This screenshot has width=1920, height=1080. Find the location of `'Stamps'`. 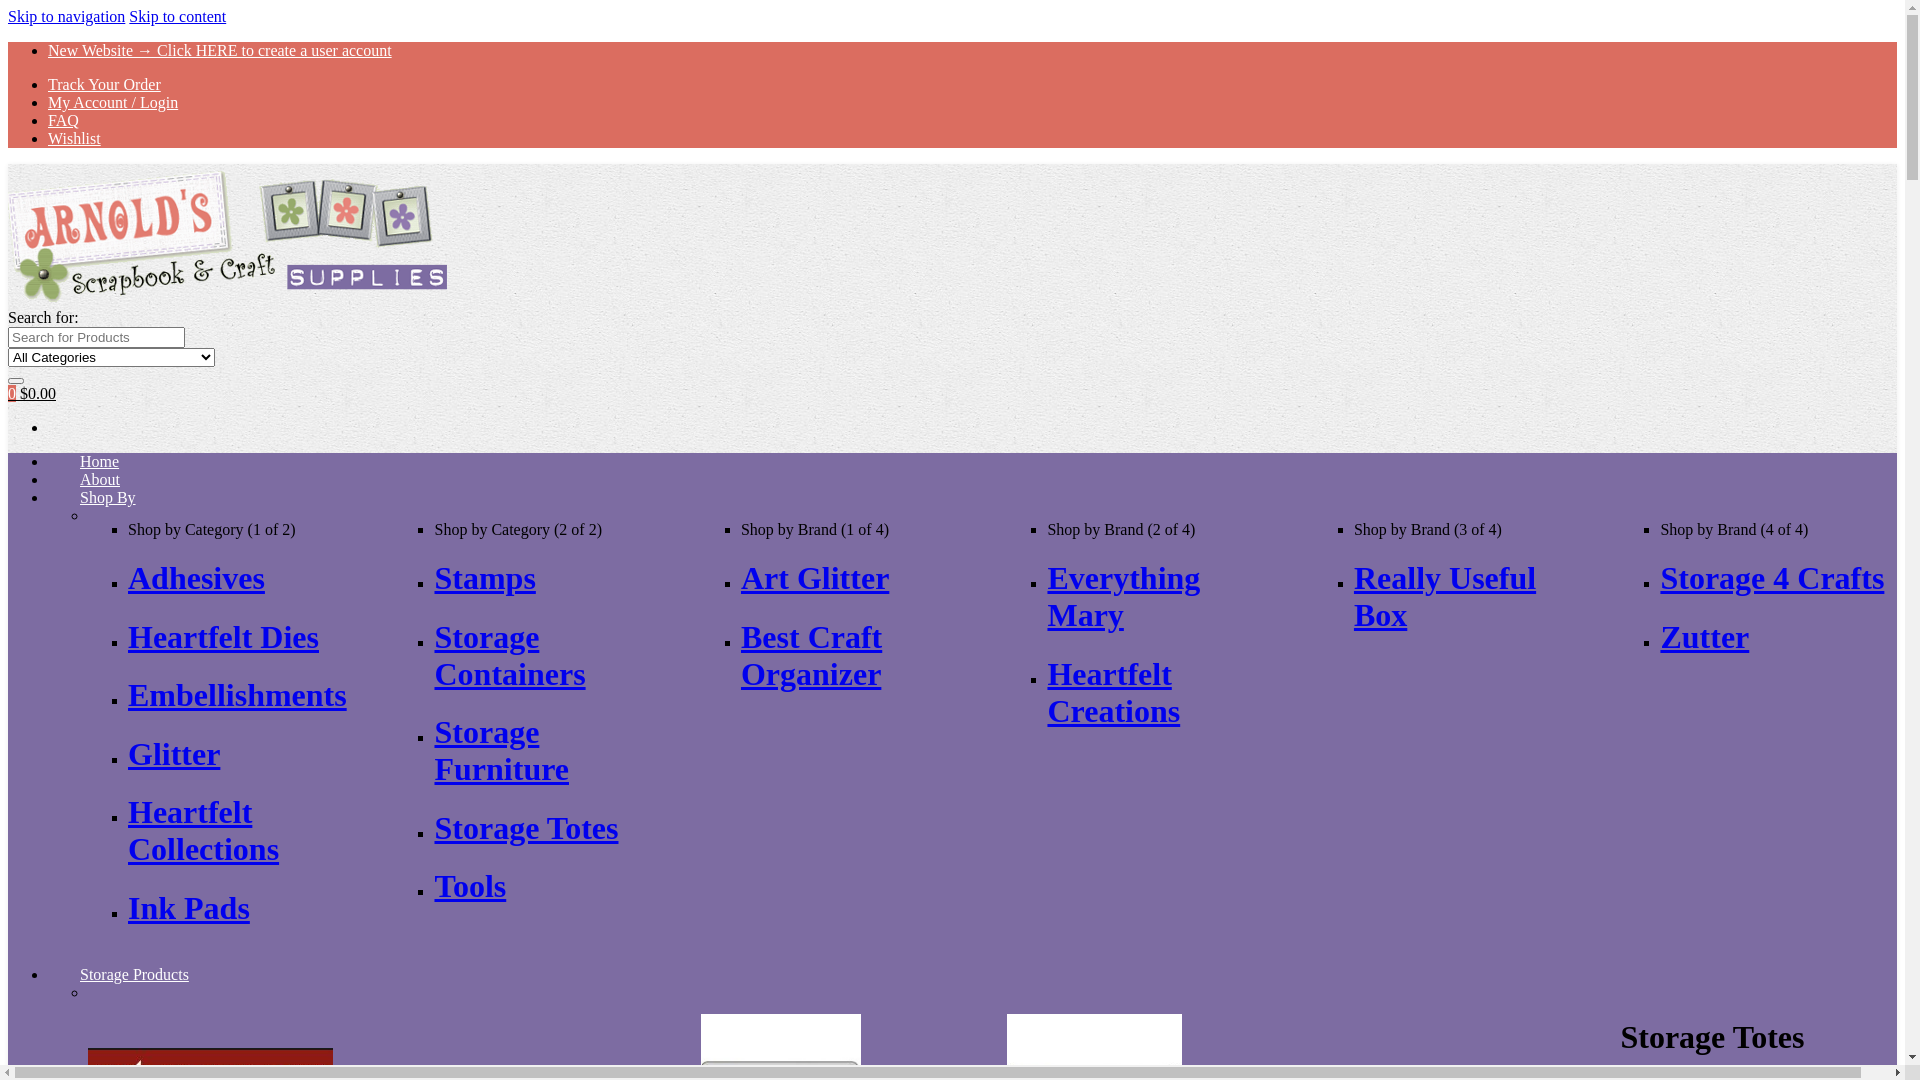

'Stamps' is located at coordinates (484, 578).